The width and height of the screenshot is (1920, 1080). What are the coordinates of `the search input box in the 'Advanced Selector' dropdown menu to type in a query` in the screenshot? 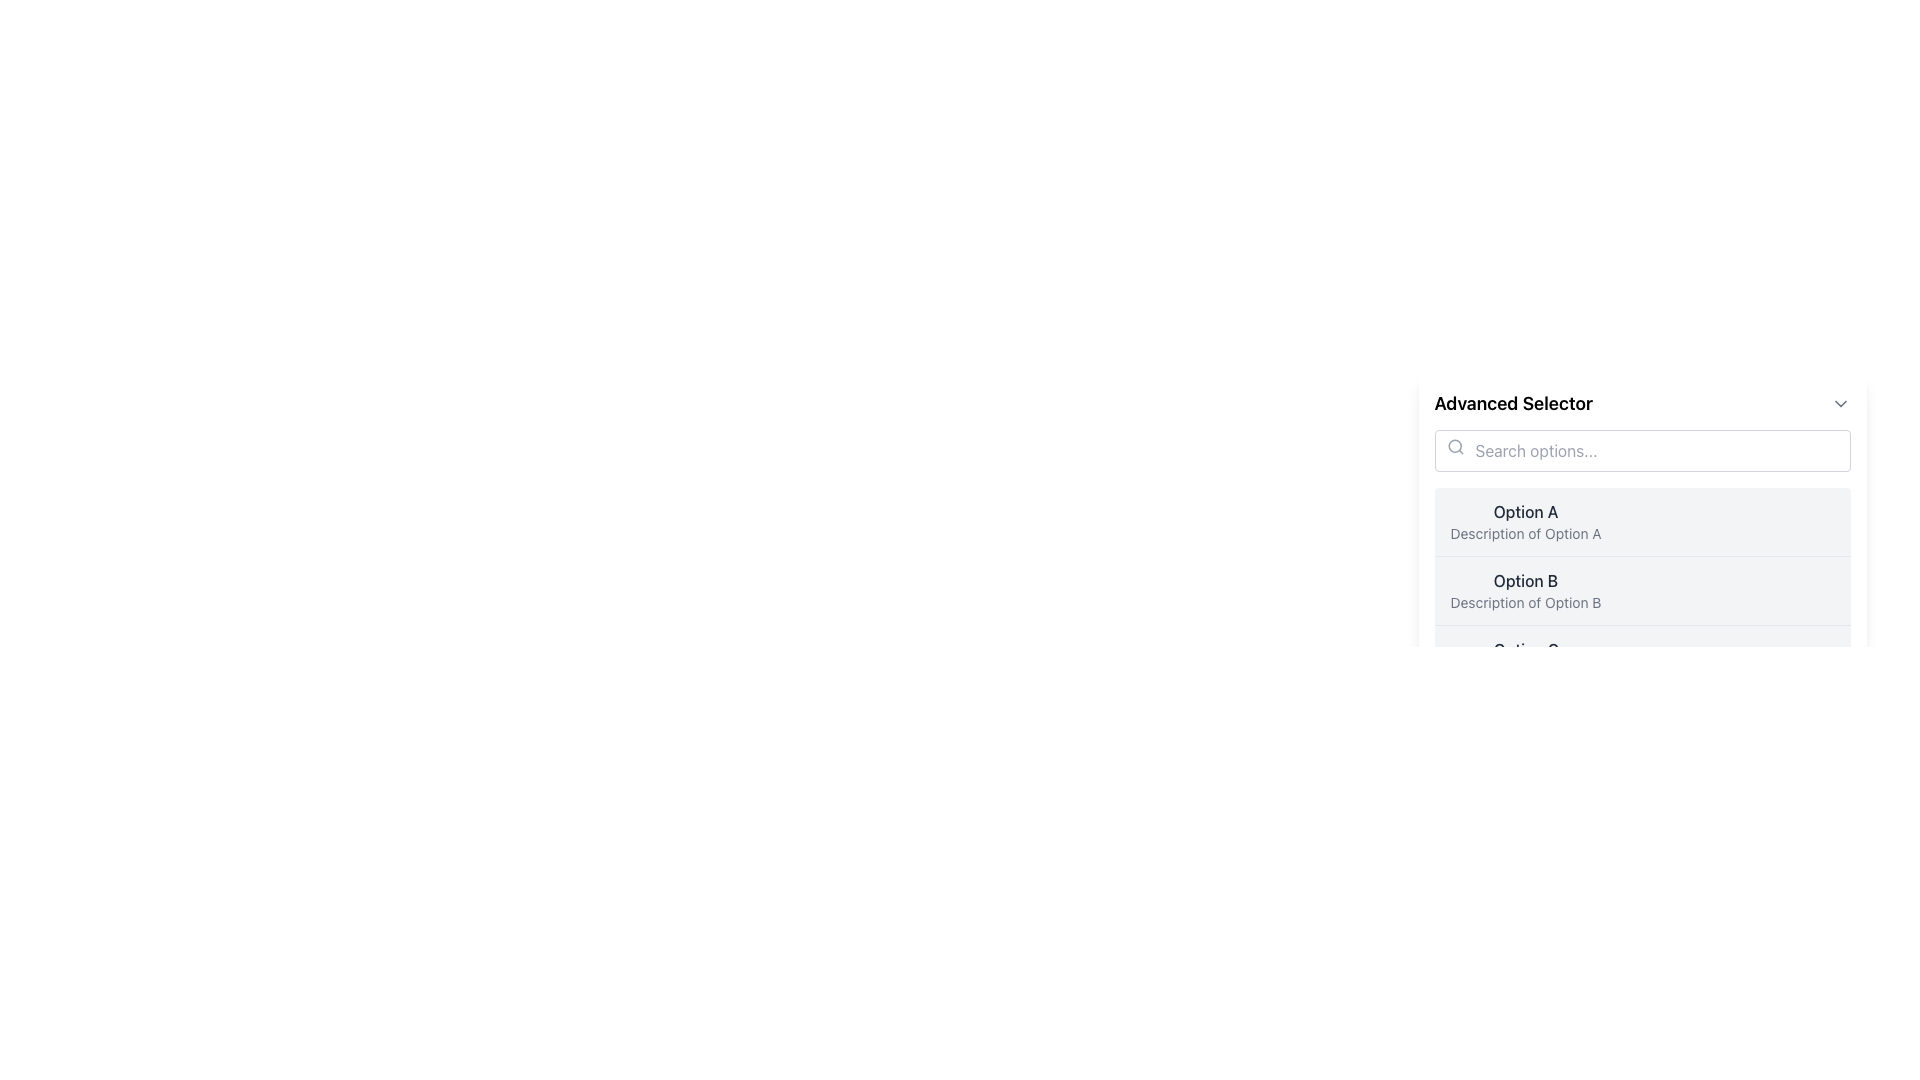 It's located at (1642, 486).